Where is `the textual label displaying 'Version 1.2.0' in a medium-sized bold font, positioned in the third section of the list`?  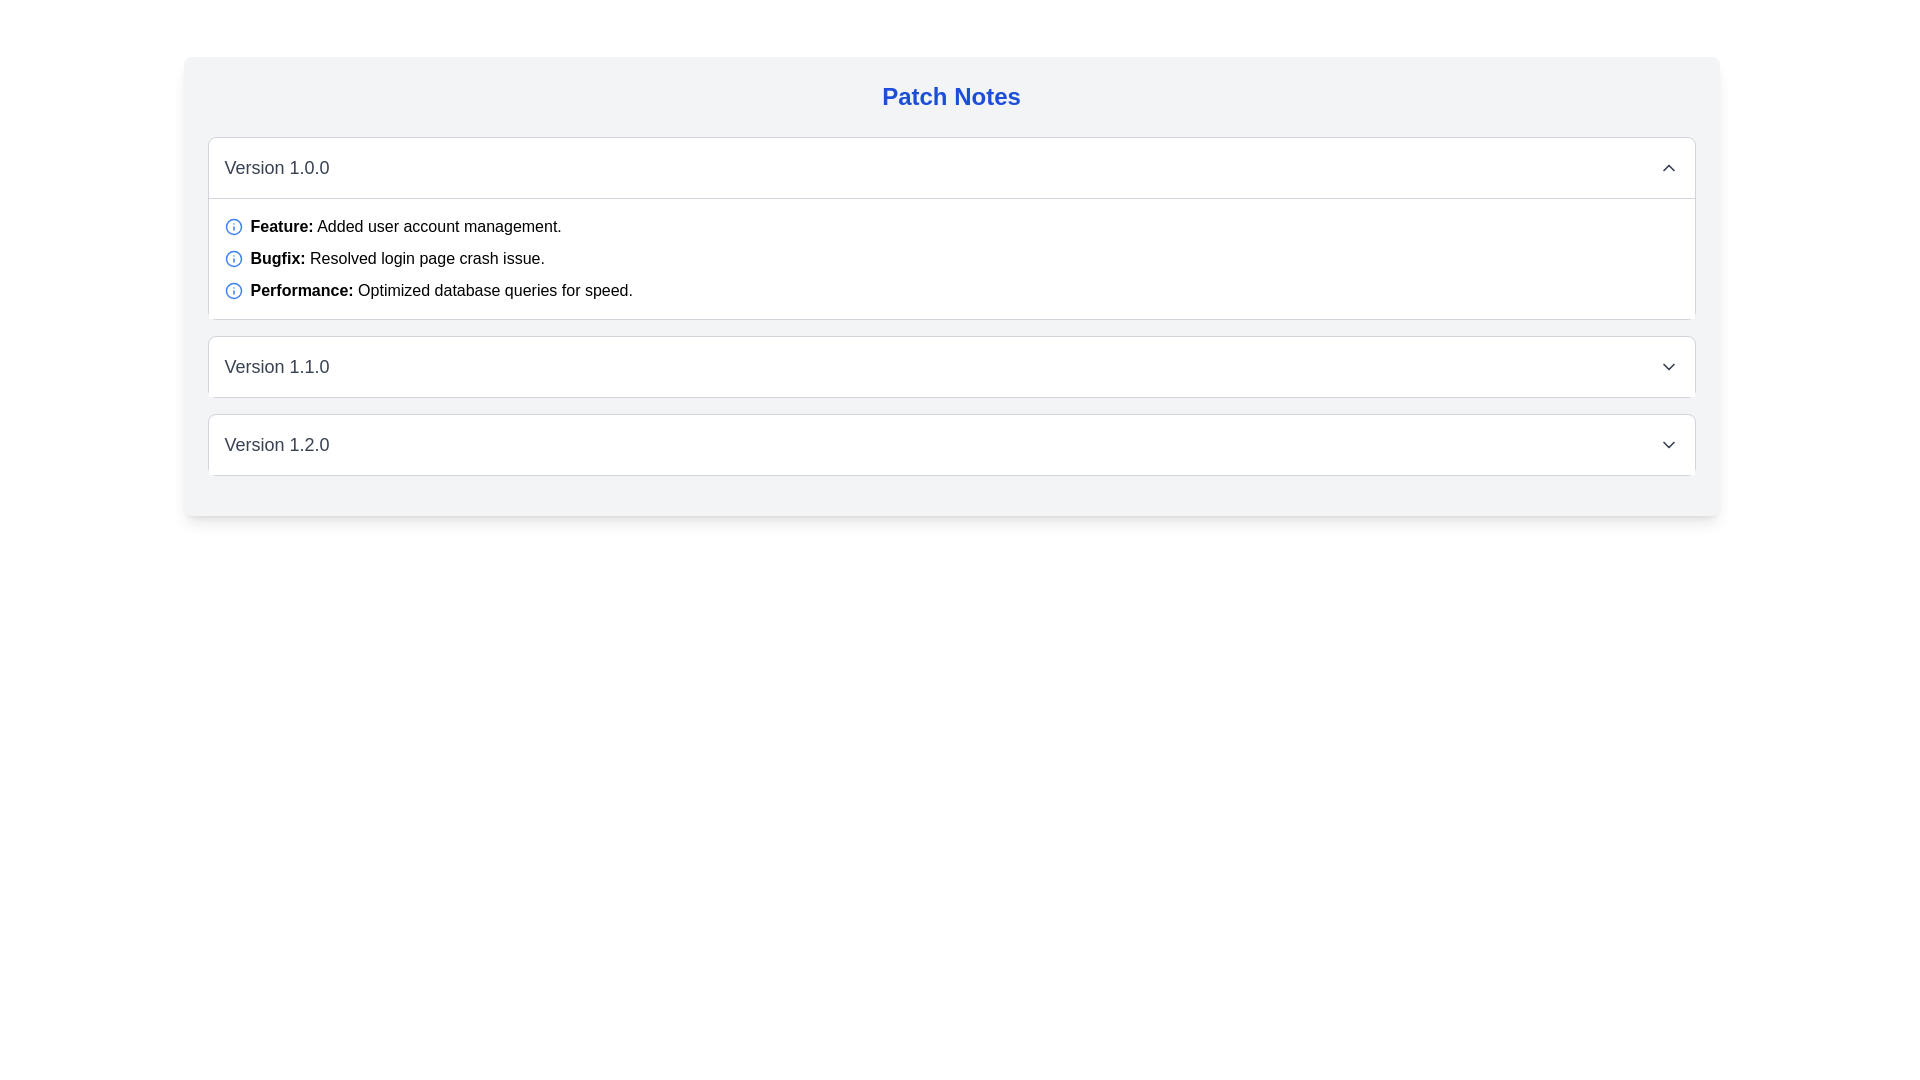
the textual label displaying 'Version 1.2.0' in a medium-sized bold font, positioned in the third section of the list is located at coordinates (276, 443).